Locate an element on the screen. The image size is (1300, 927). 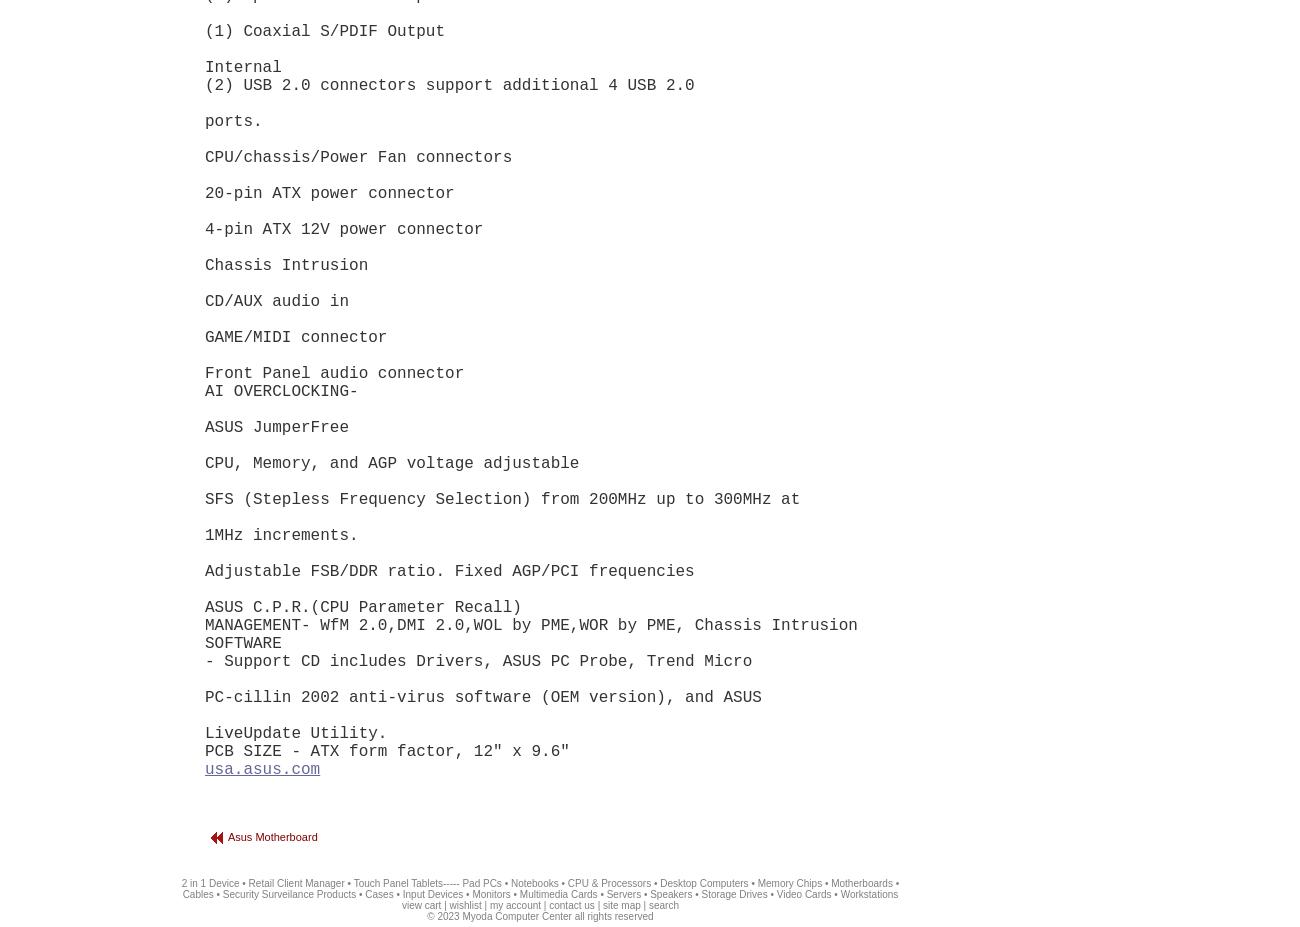
'(1) Coaxial S/PDIF Output' is located at coordinates (325, 30).